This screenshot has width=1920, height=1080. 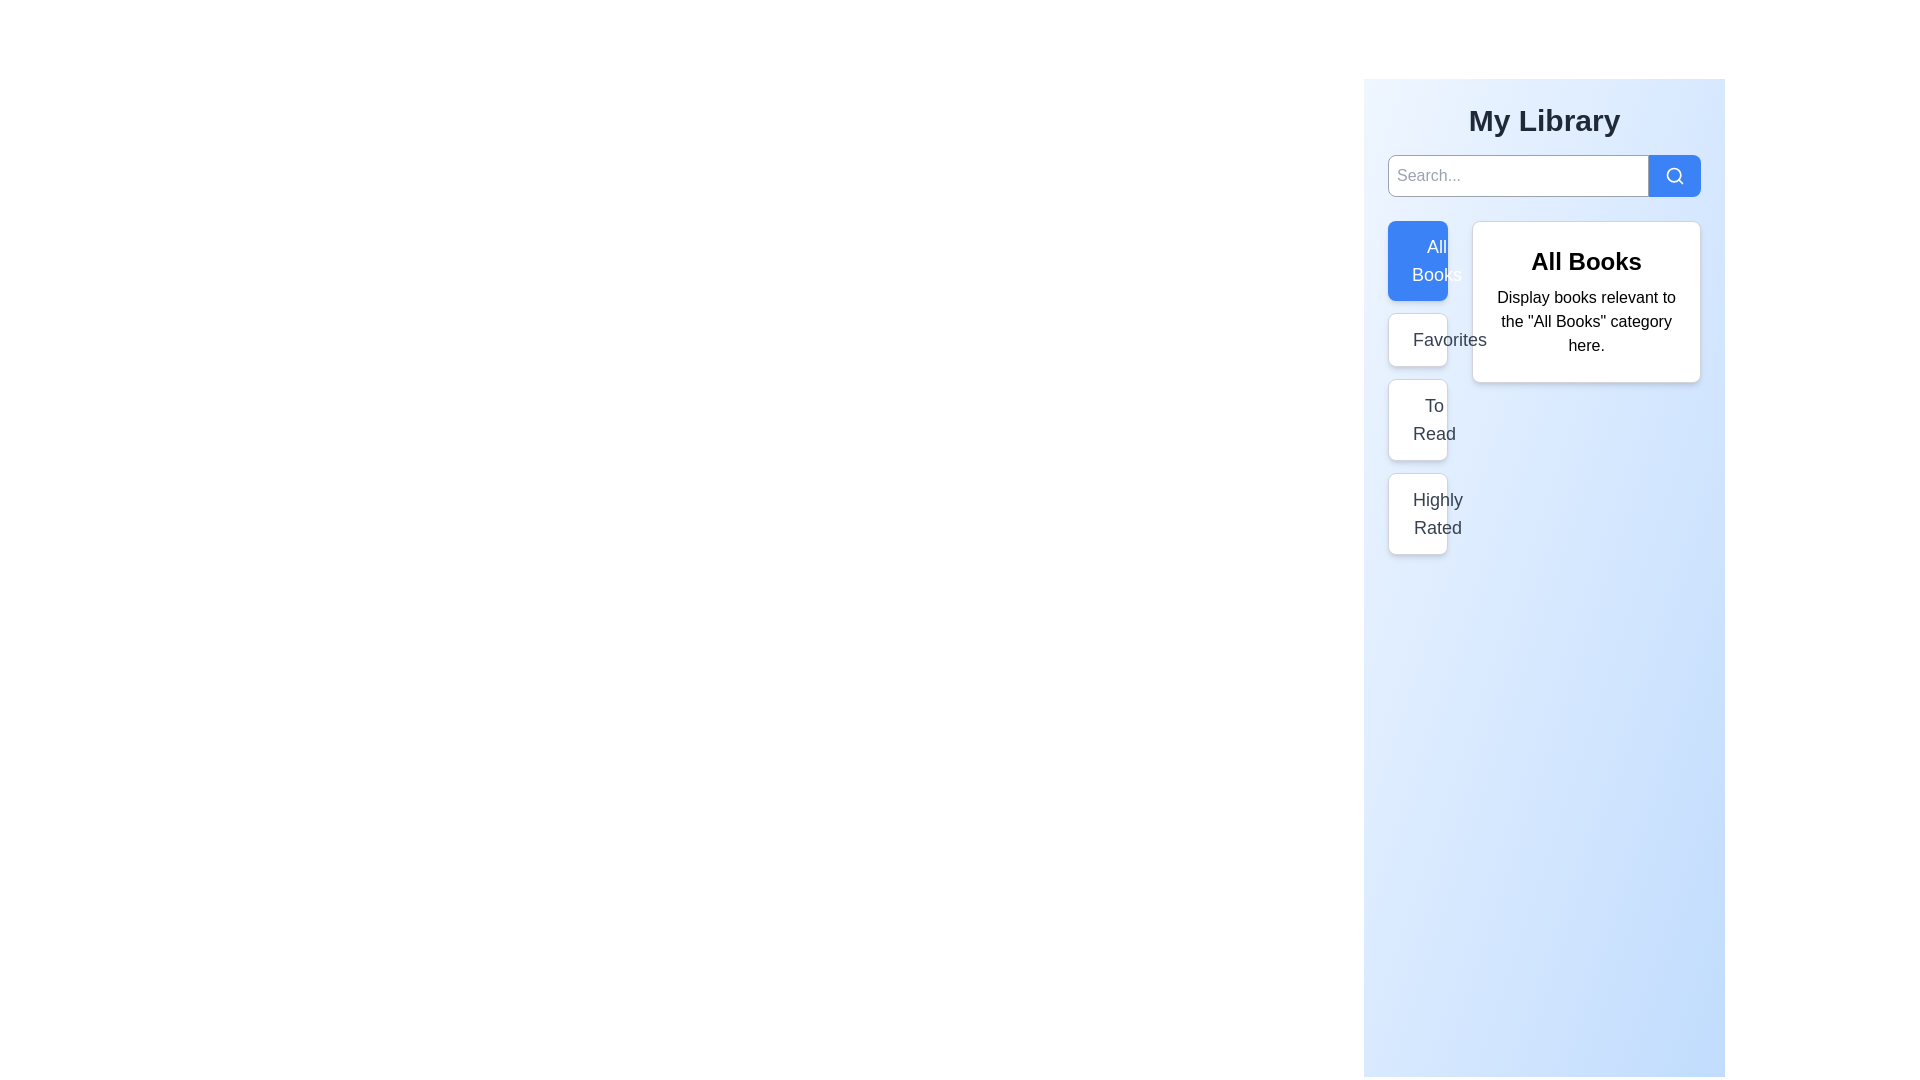 I want to click on the button that switches the view, so click(x=1417, y=338).